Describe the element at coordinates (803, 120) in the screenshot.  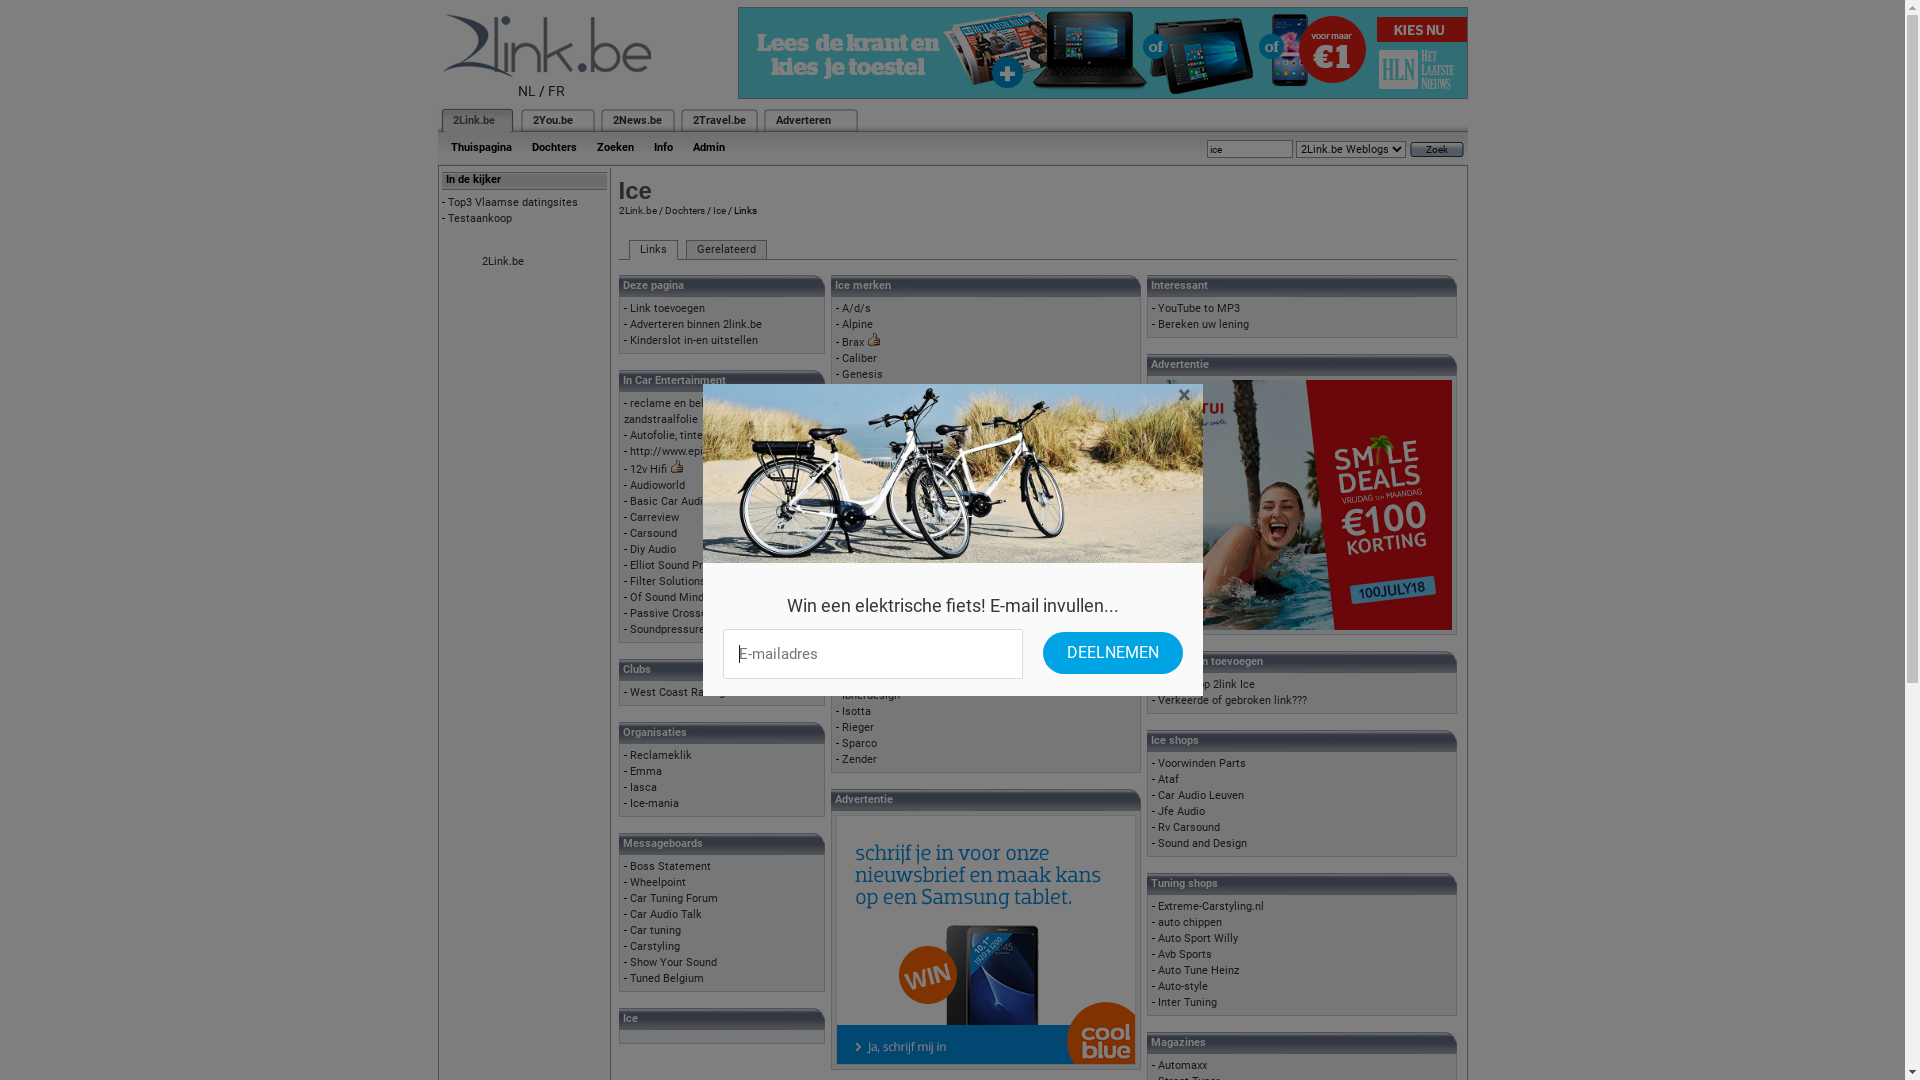
I see `'Adverteren'` at that location.